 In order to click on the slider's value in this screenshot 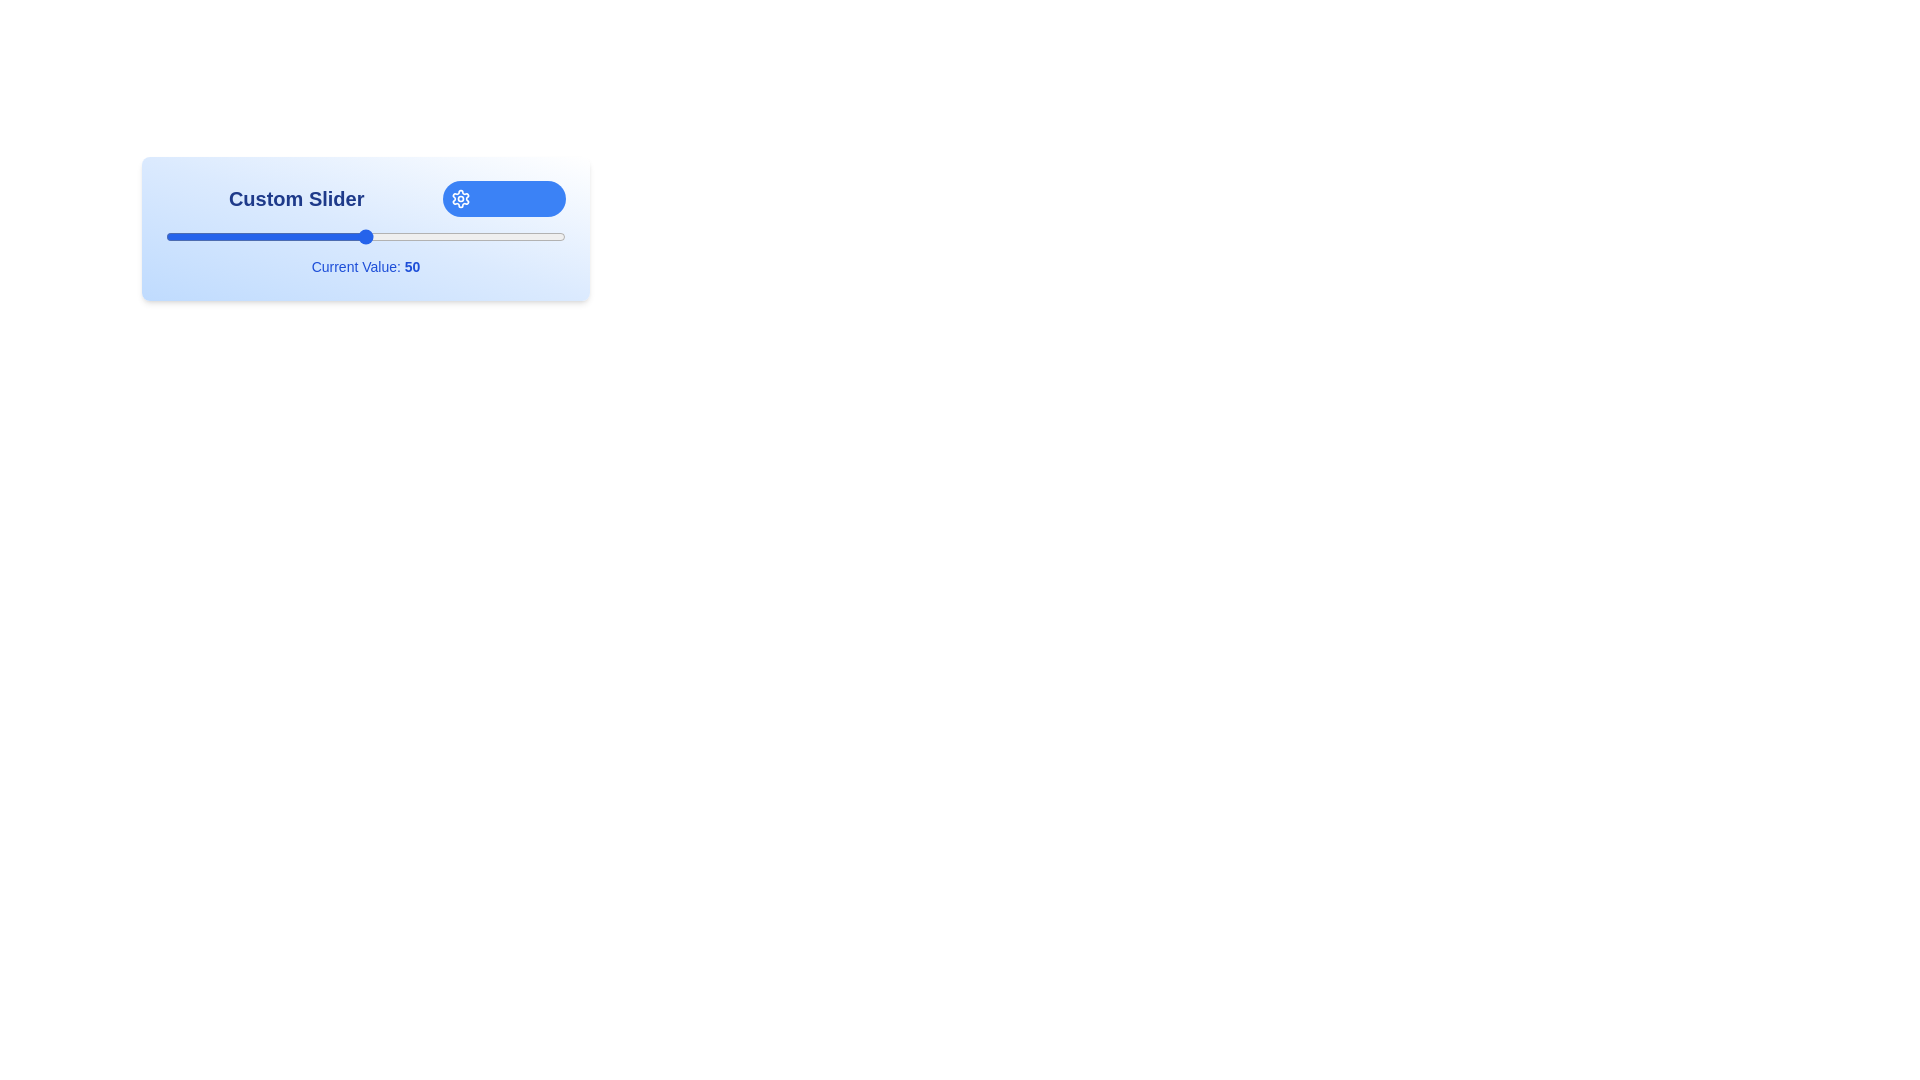, I will do `click(529, 235)`.